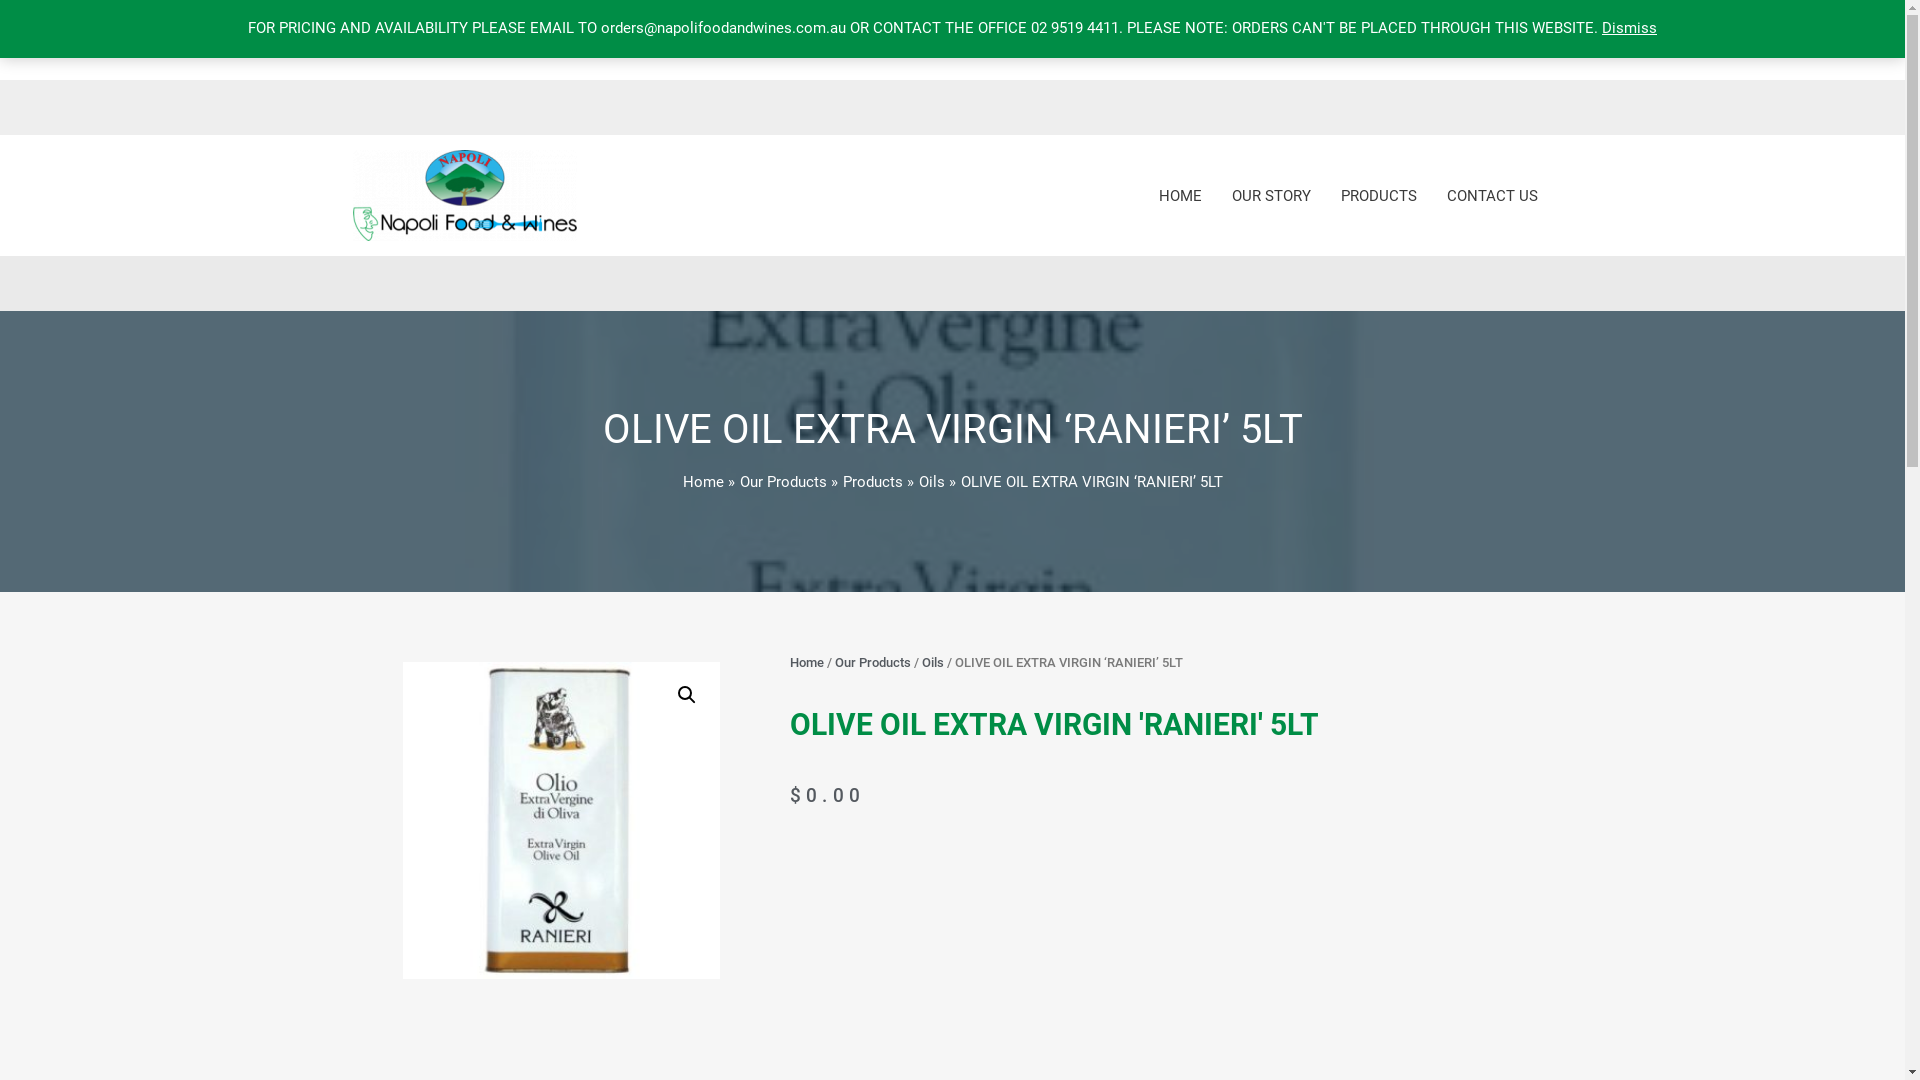  What do you see at coordinates (806, 662) in the screenshot?
I see `'Home'` at bounding box center [806, 662].